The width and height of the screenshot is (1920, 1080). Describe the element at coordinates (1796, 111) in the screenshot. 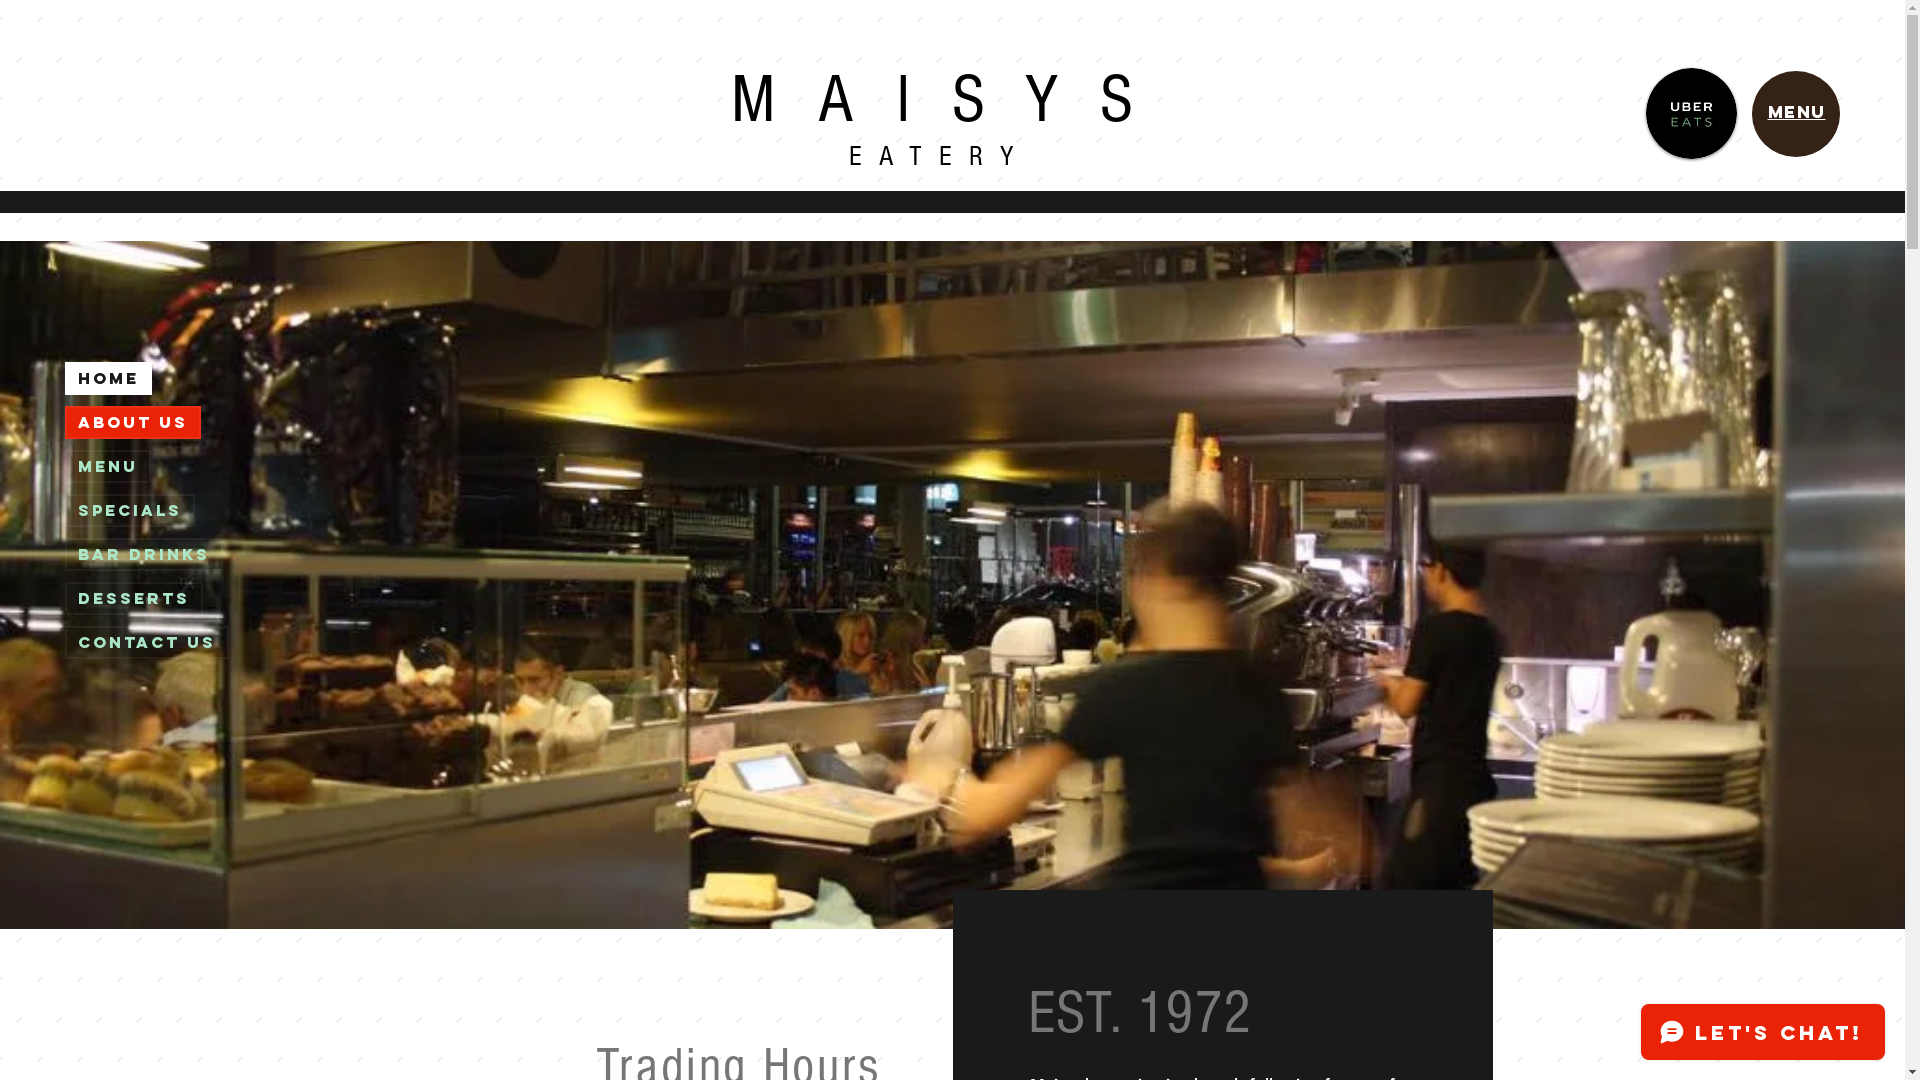

I see `'MENU'` at that location.